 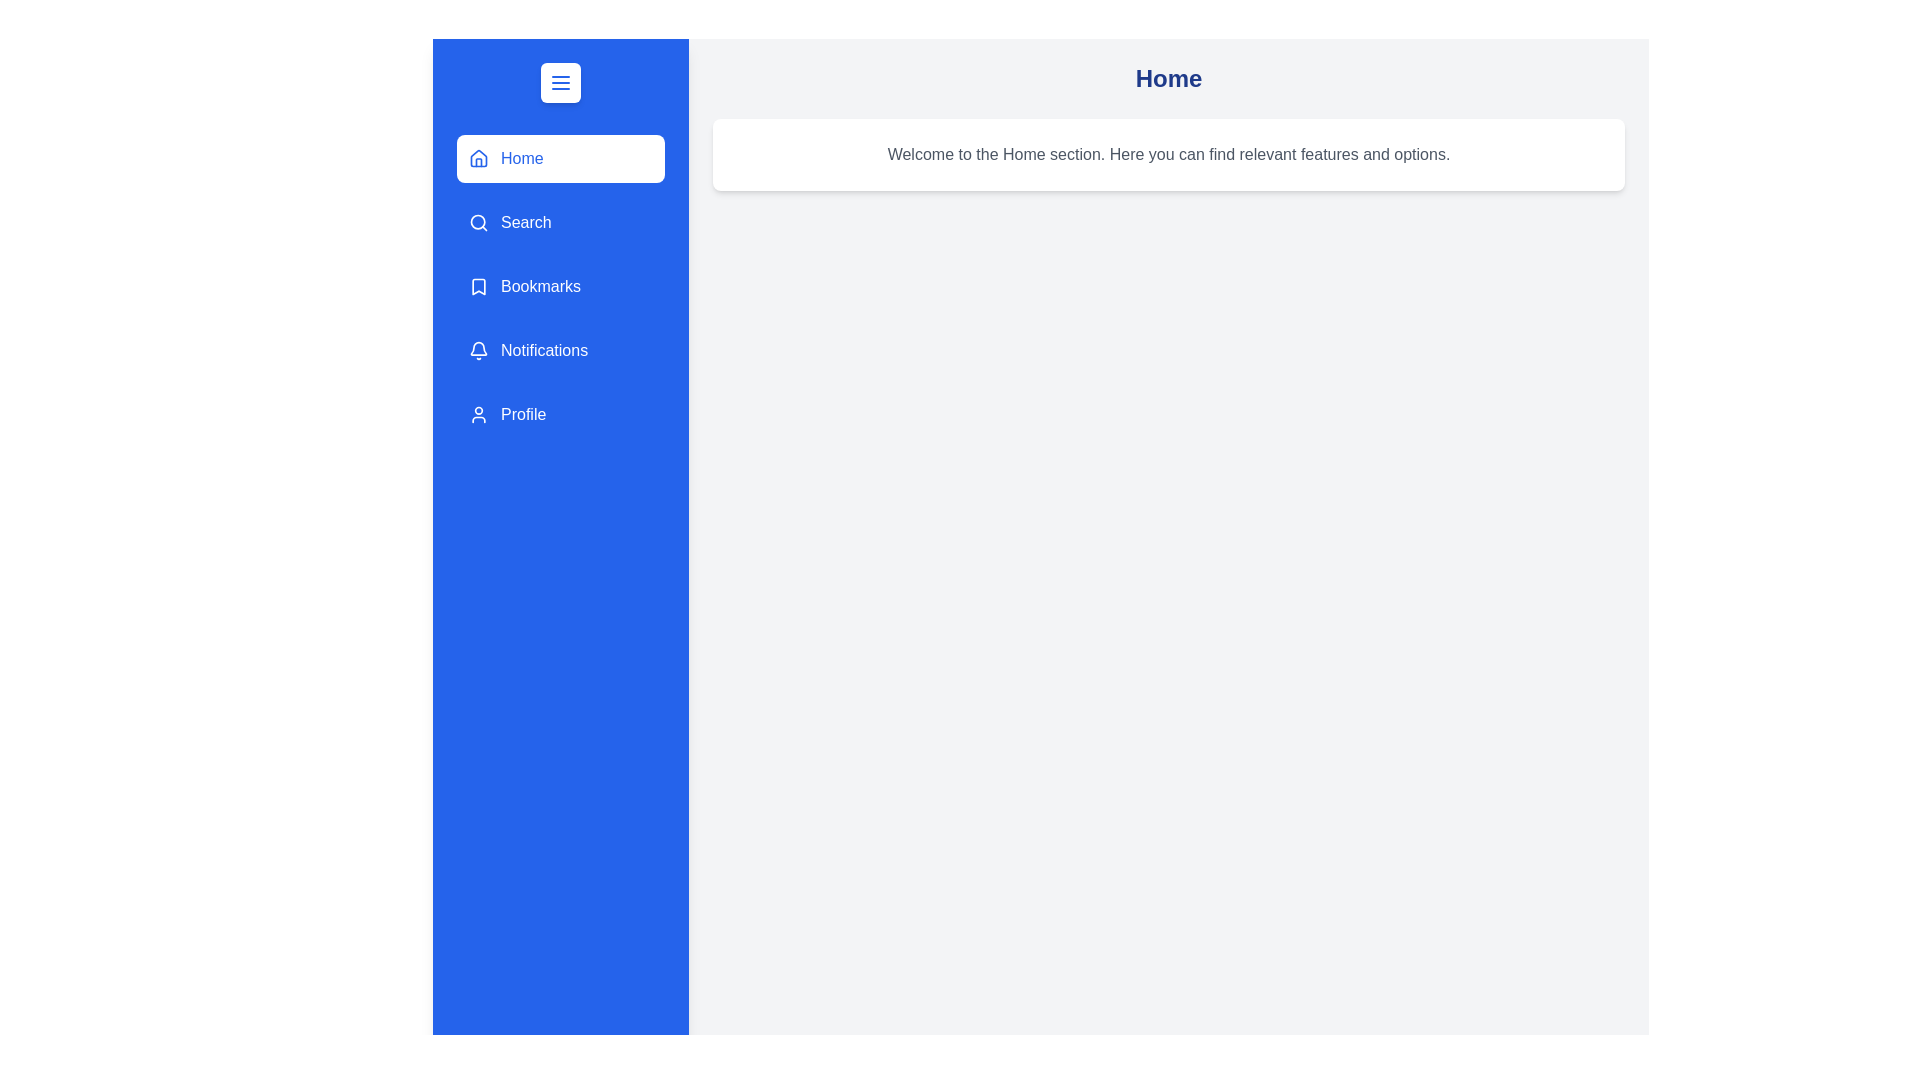 What do you see at coordinates (560, 157) in the screenshot?
I see `the menu item Home to see the hover effect` at bounding box center [560, 157].